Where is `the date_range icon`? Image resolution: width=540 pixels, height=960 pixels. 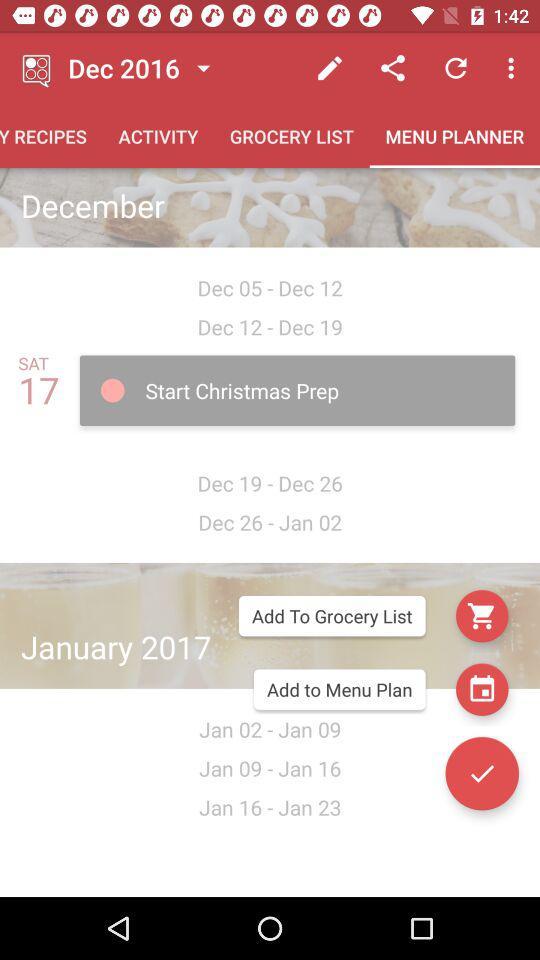
the date_range icon is located at coordinates (481, 689).